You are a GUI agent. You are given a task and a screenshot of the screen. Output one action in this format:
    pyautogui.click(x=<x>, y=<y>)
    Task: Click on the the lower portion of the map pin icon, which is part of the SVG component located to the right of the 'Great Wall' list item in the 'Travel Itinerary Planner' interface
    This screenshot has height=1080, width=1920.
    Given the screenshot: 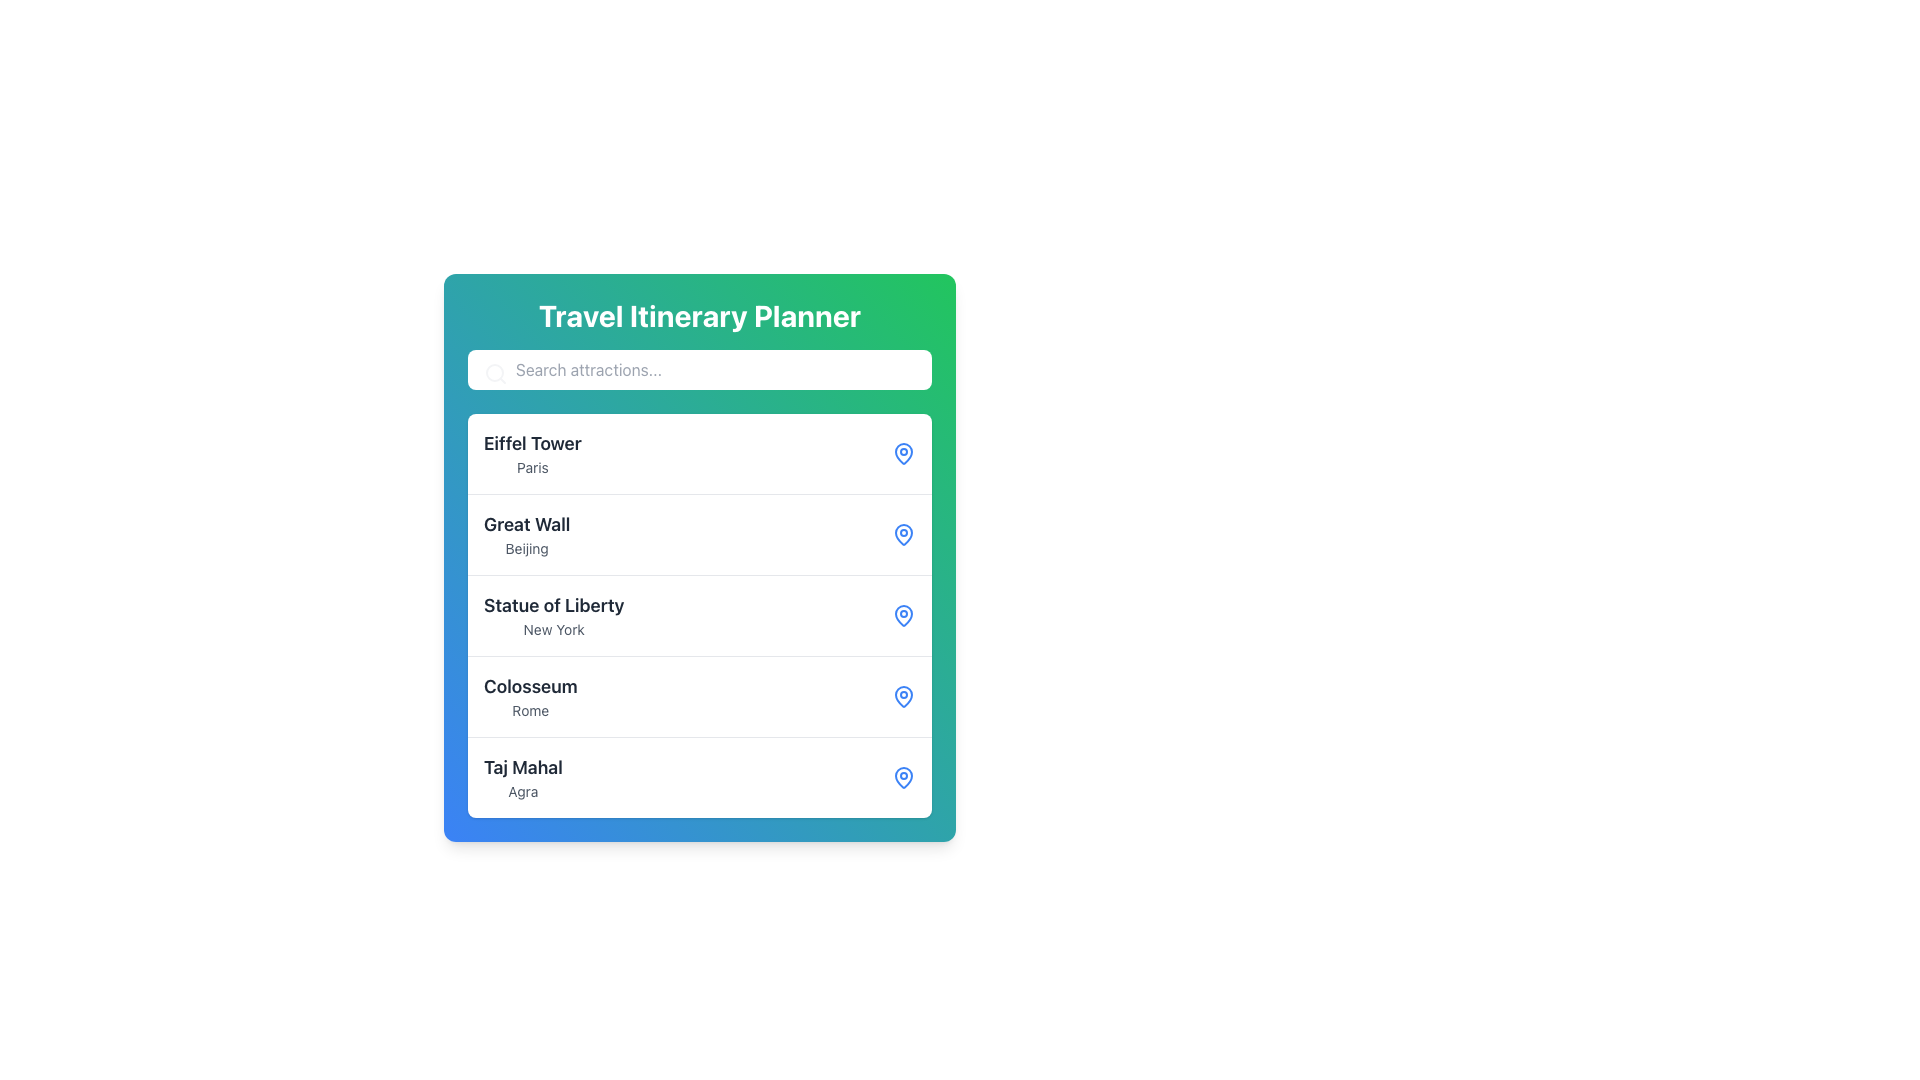 What is the action you would take?
    pyautogui.click(x=902, y=532)
    